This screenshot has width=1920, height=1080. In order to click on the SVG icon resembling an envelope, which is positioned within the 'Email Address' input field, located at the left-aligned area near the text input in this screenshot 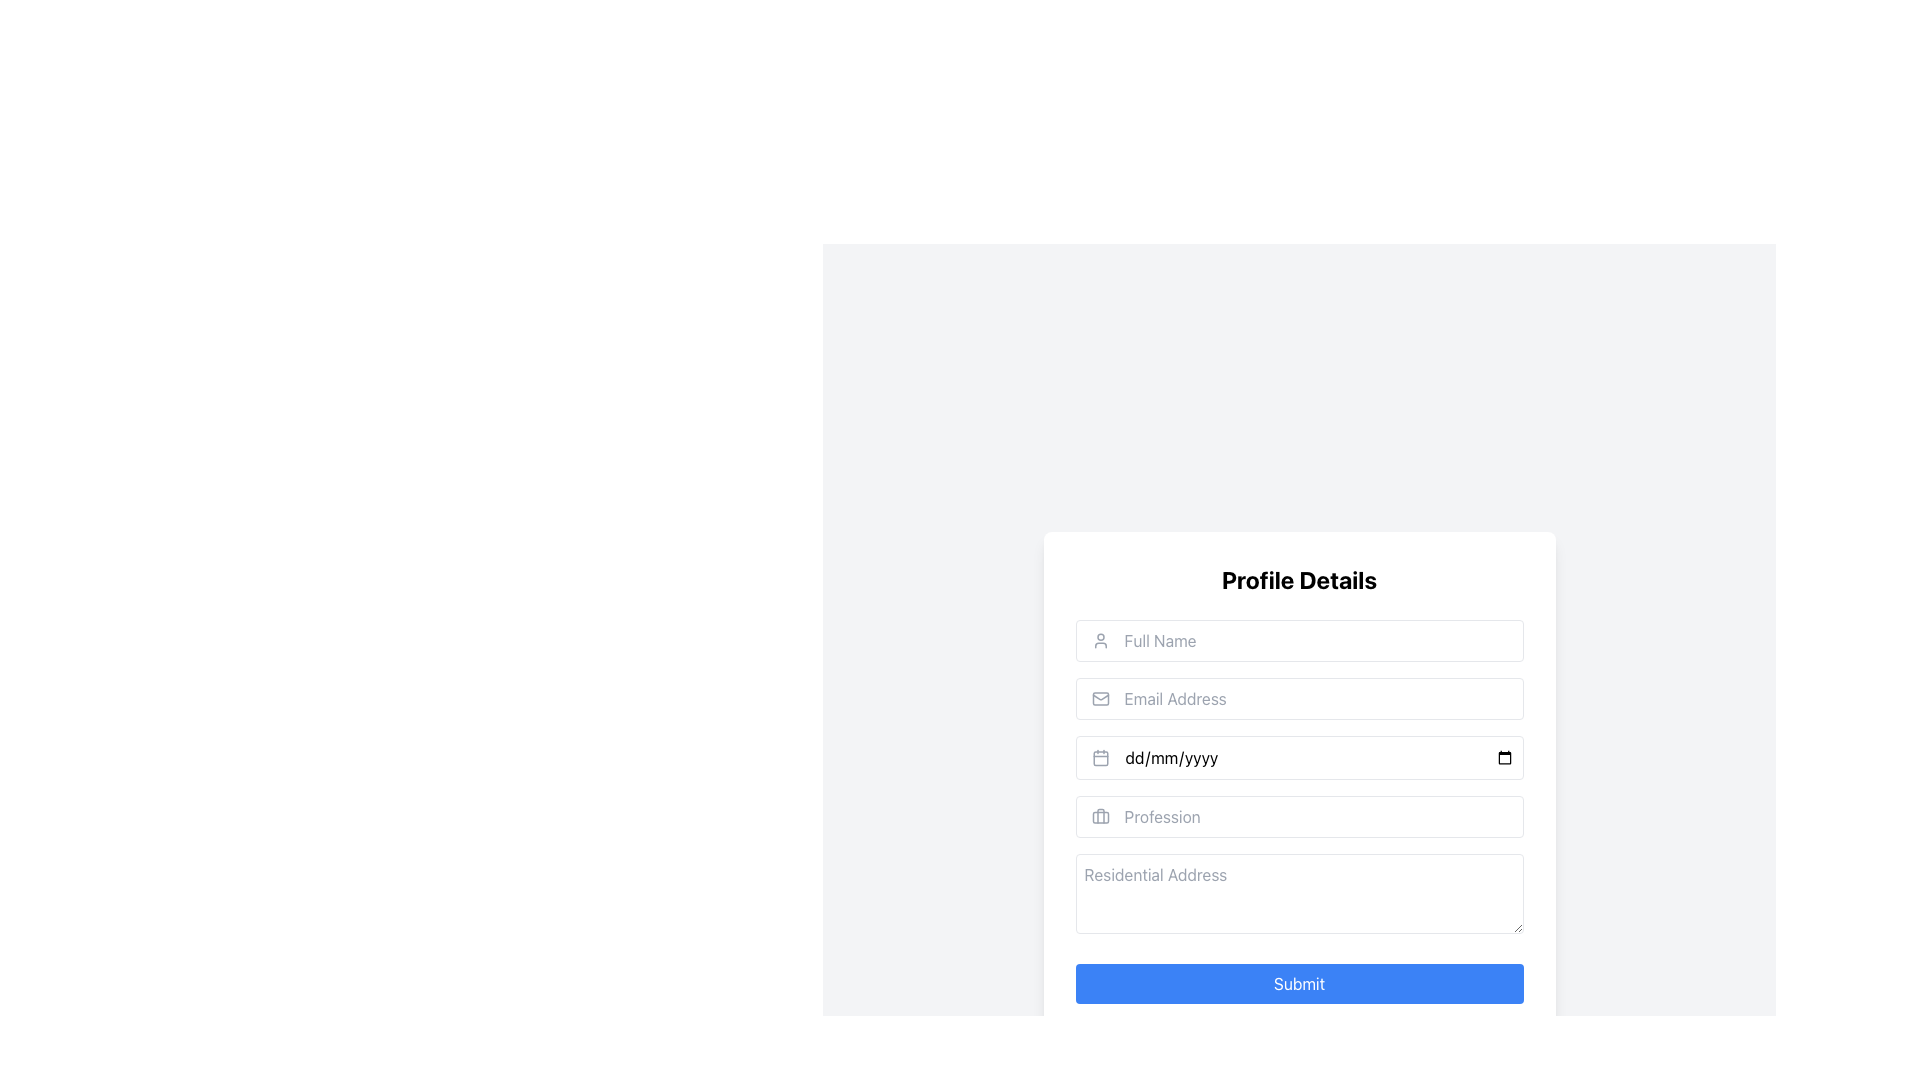, I will do `click(1099, 697)`.